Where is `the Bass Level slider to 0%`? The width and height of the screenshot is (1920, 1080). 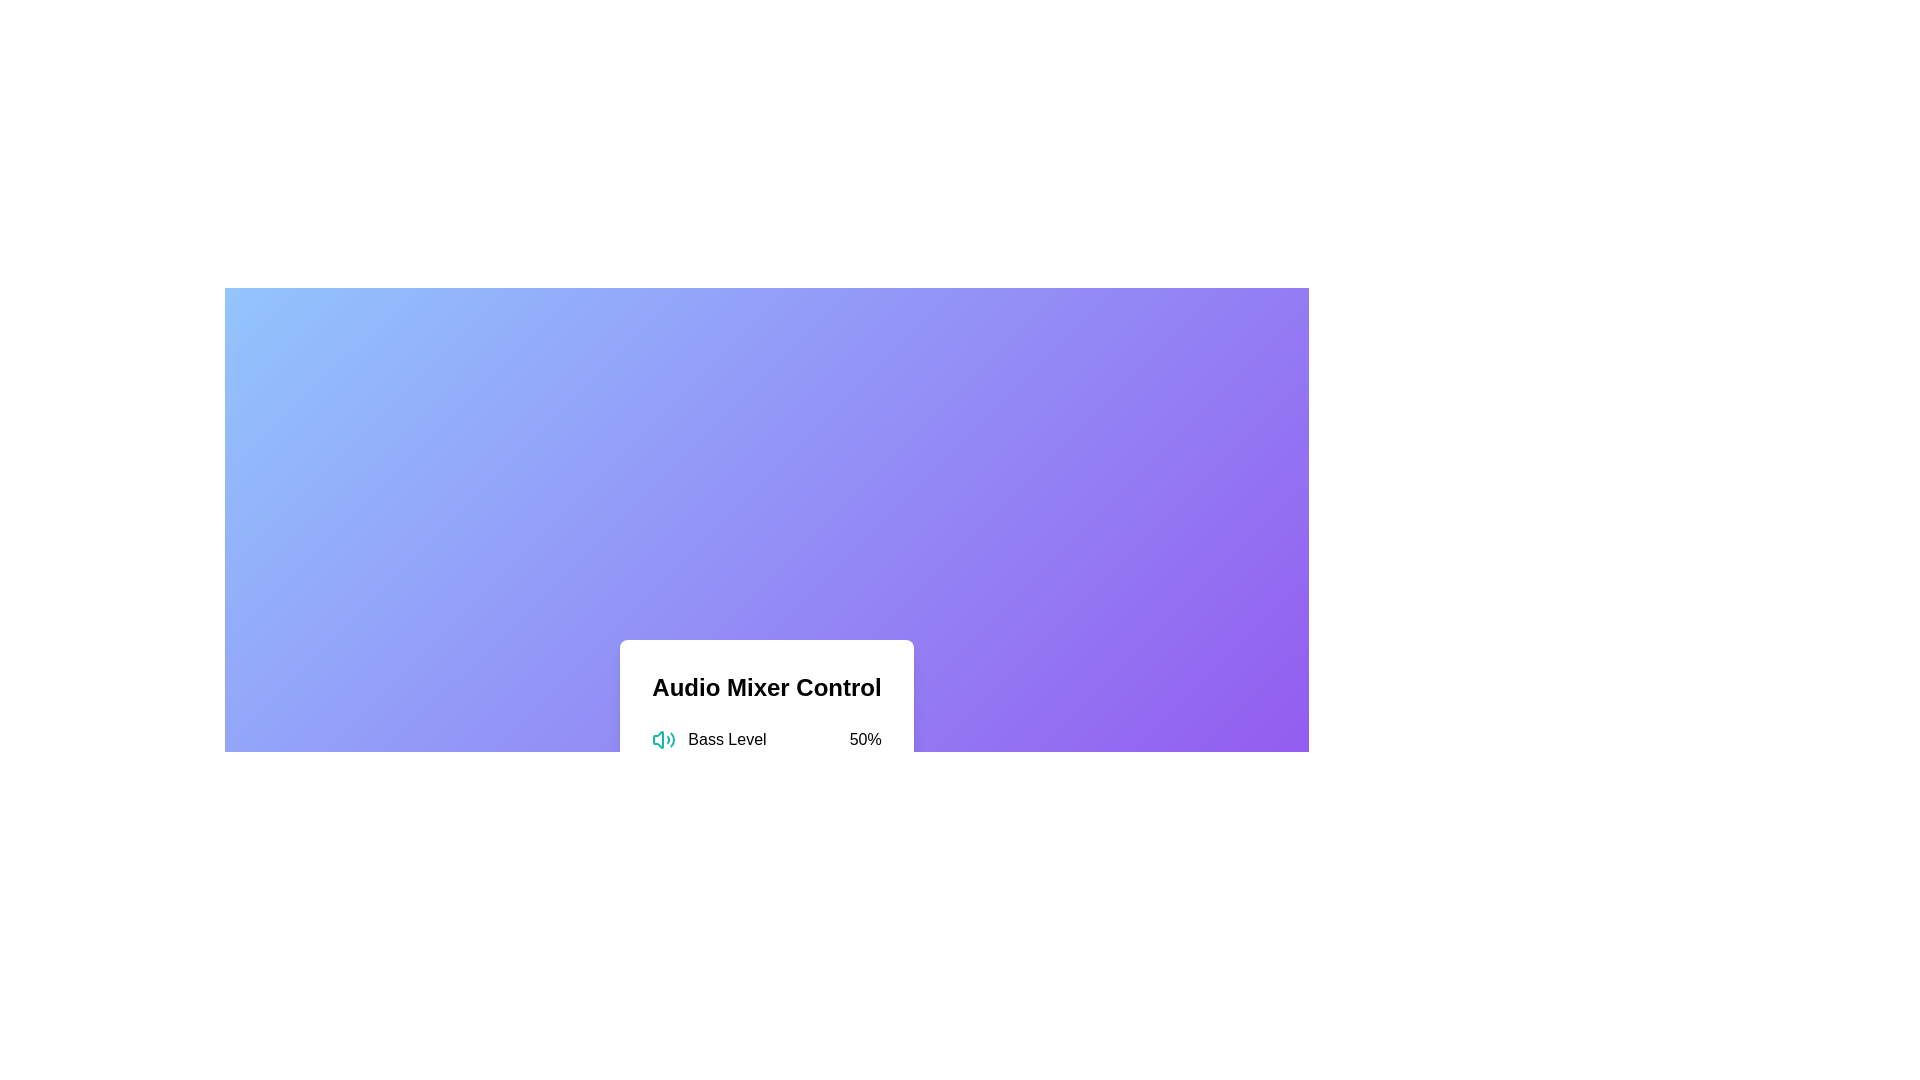
the Bass Level slider to 0% is located at coordinates (652, 764).